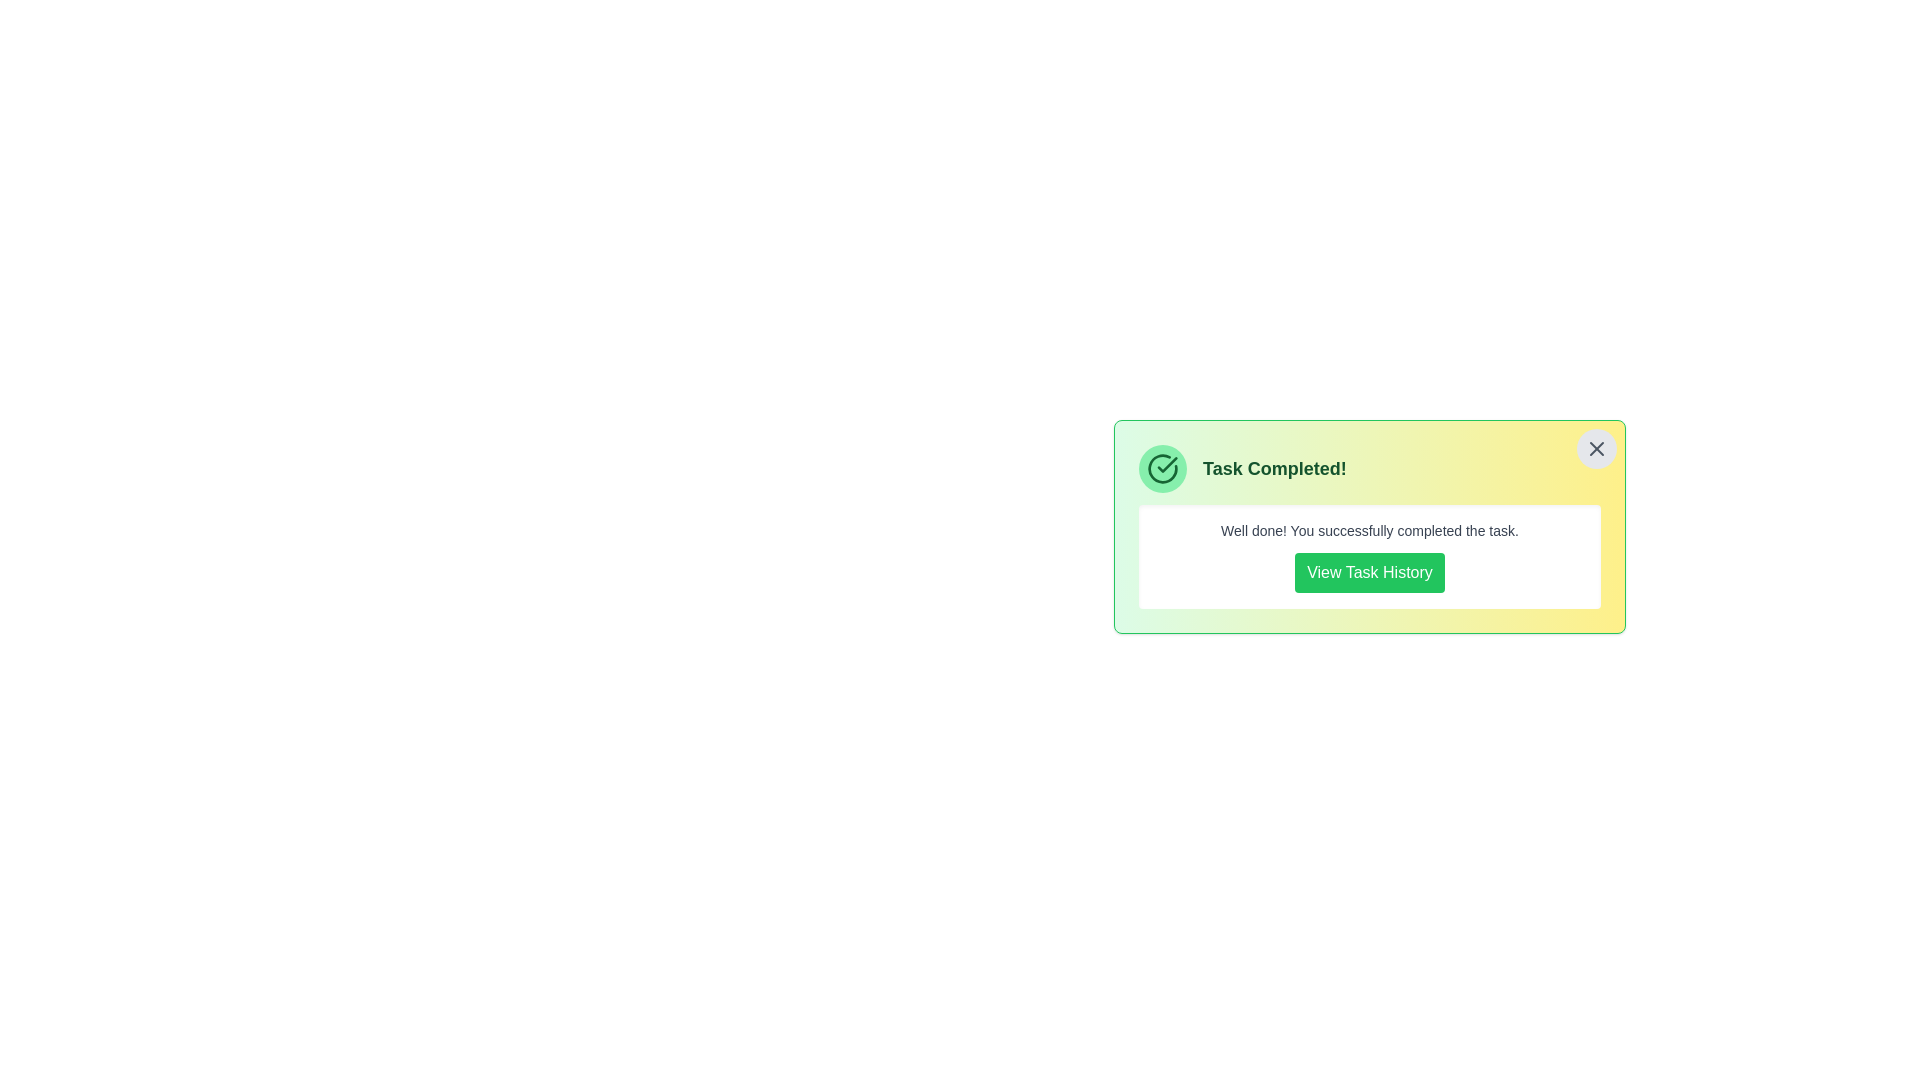 This screenshot has width=1920, height=1080. I want to click on the 'Task Completed!' text to select it, so click(1368, 469).